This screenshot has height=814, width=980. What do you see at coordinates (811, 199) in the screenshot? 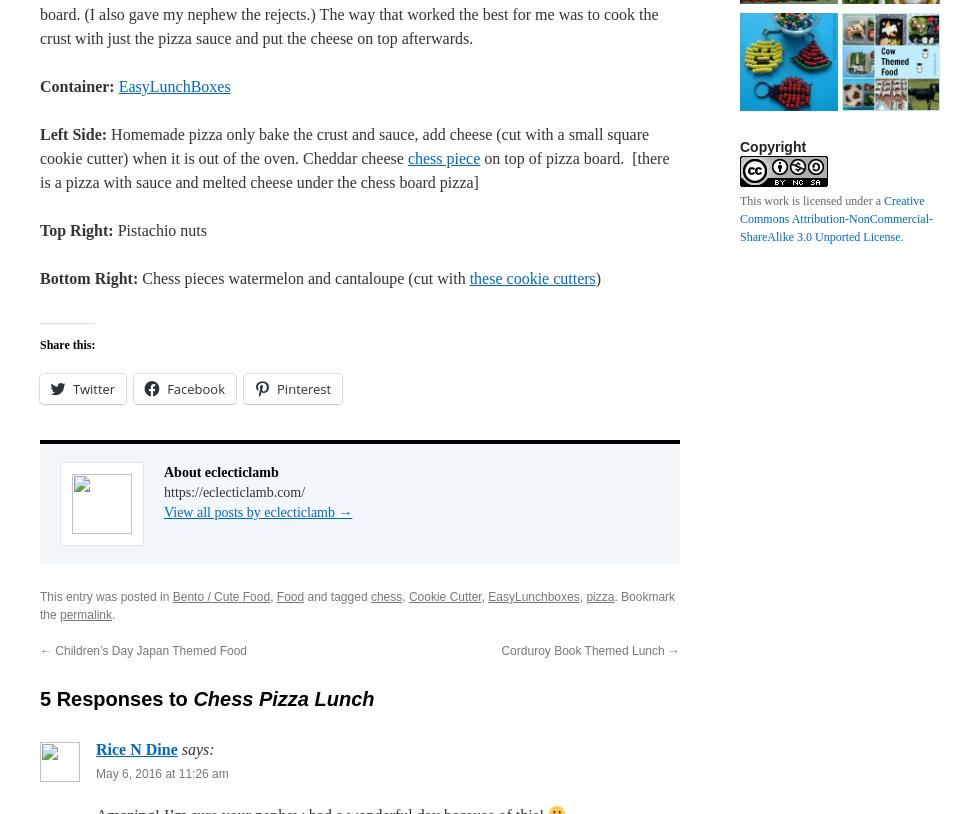
I see `'This work is licensed under a'` at bounding box center [811, 199].